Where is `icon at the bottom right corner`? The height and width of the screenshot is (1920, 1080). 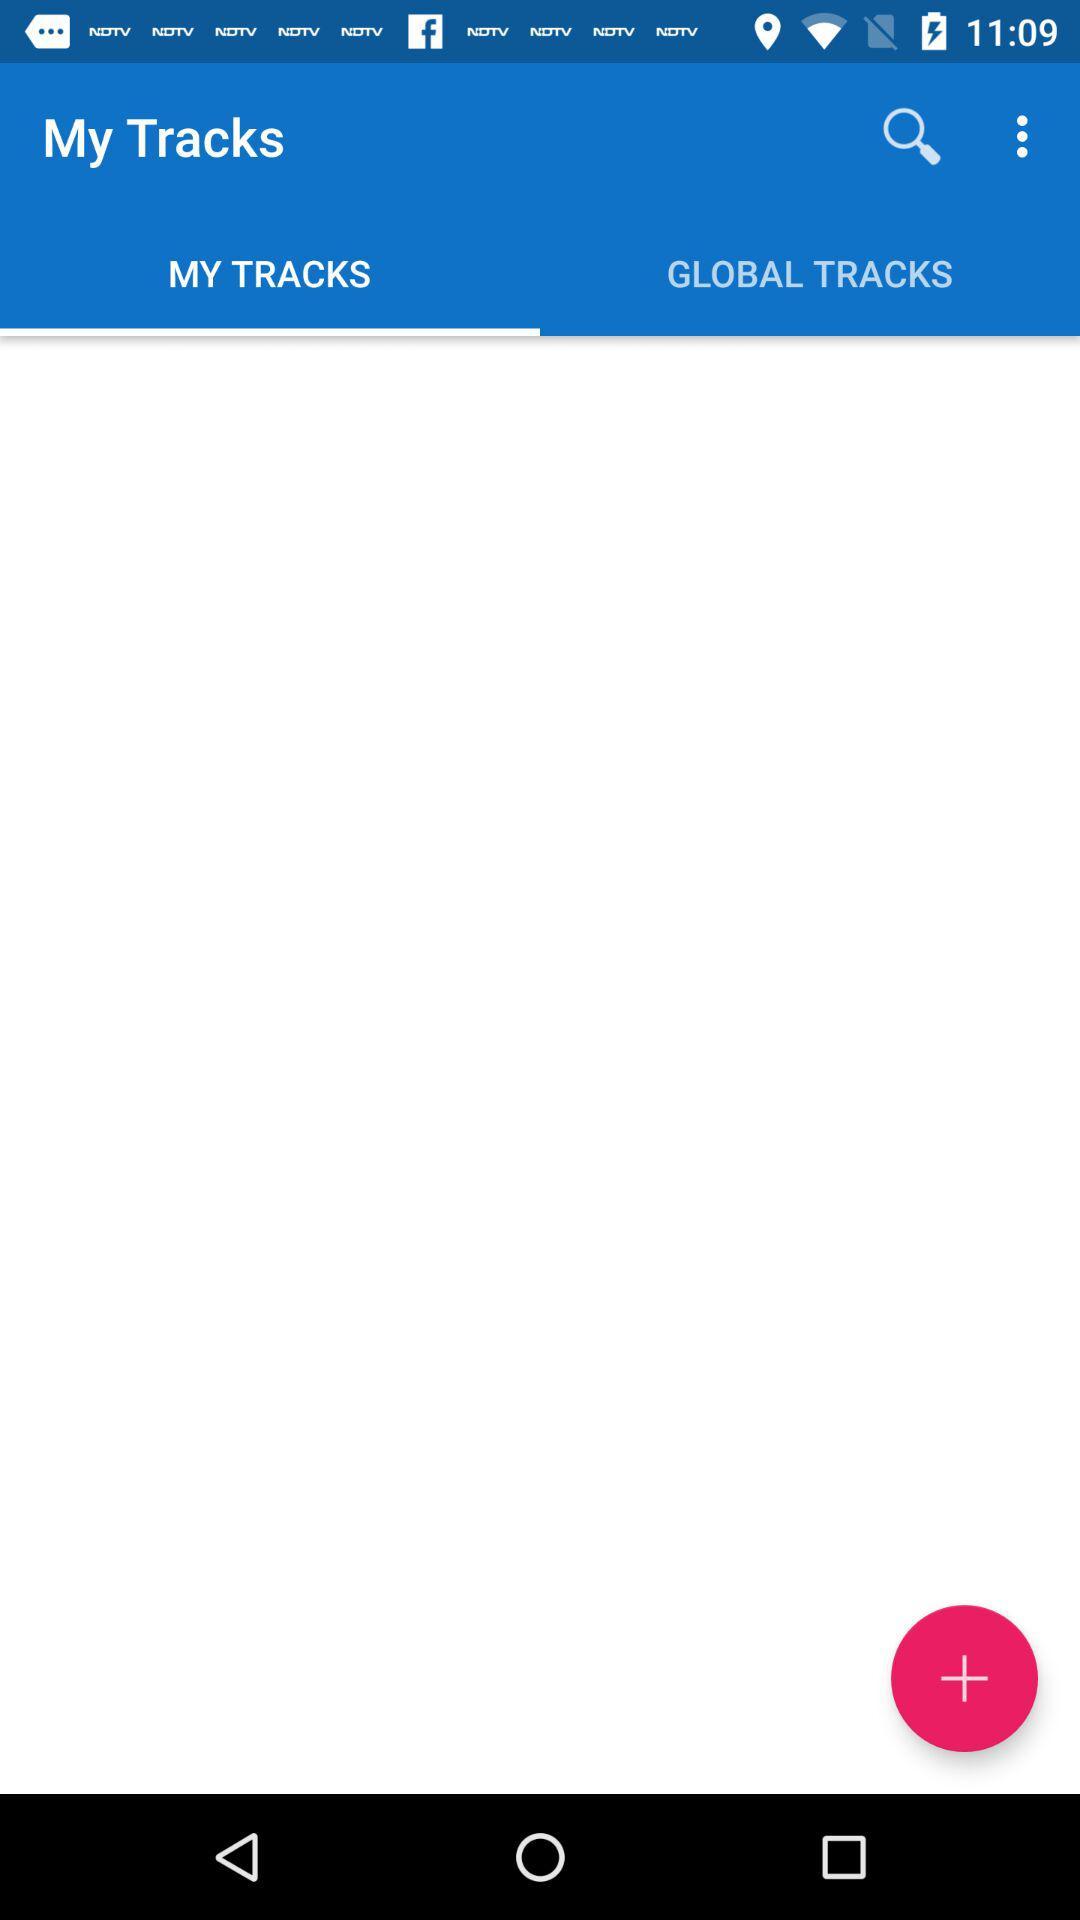
icon at the bottom right corner is located at coordinates (963, 1678).